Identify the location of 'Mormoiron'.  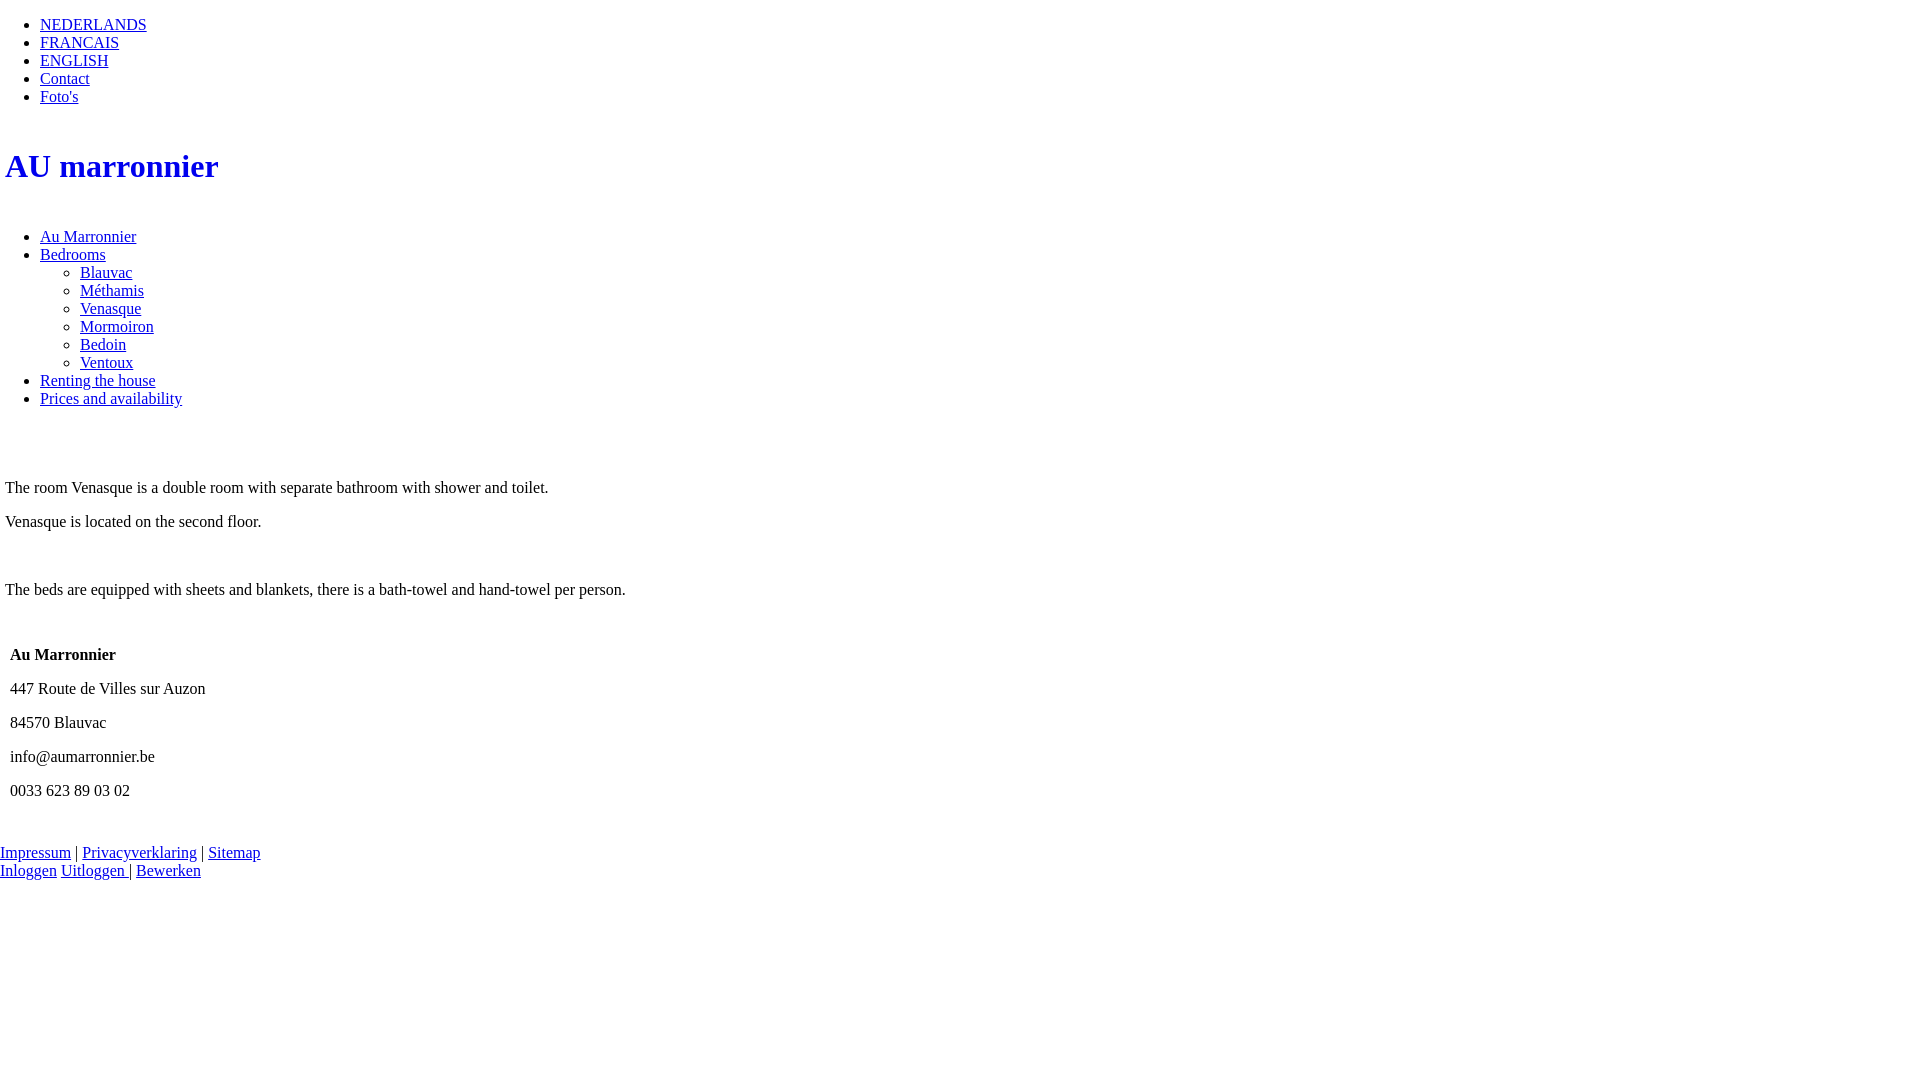
(115, 325).